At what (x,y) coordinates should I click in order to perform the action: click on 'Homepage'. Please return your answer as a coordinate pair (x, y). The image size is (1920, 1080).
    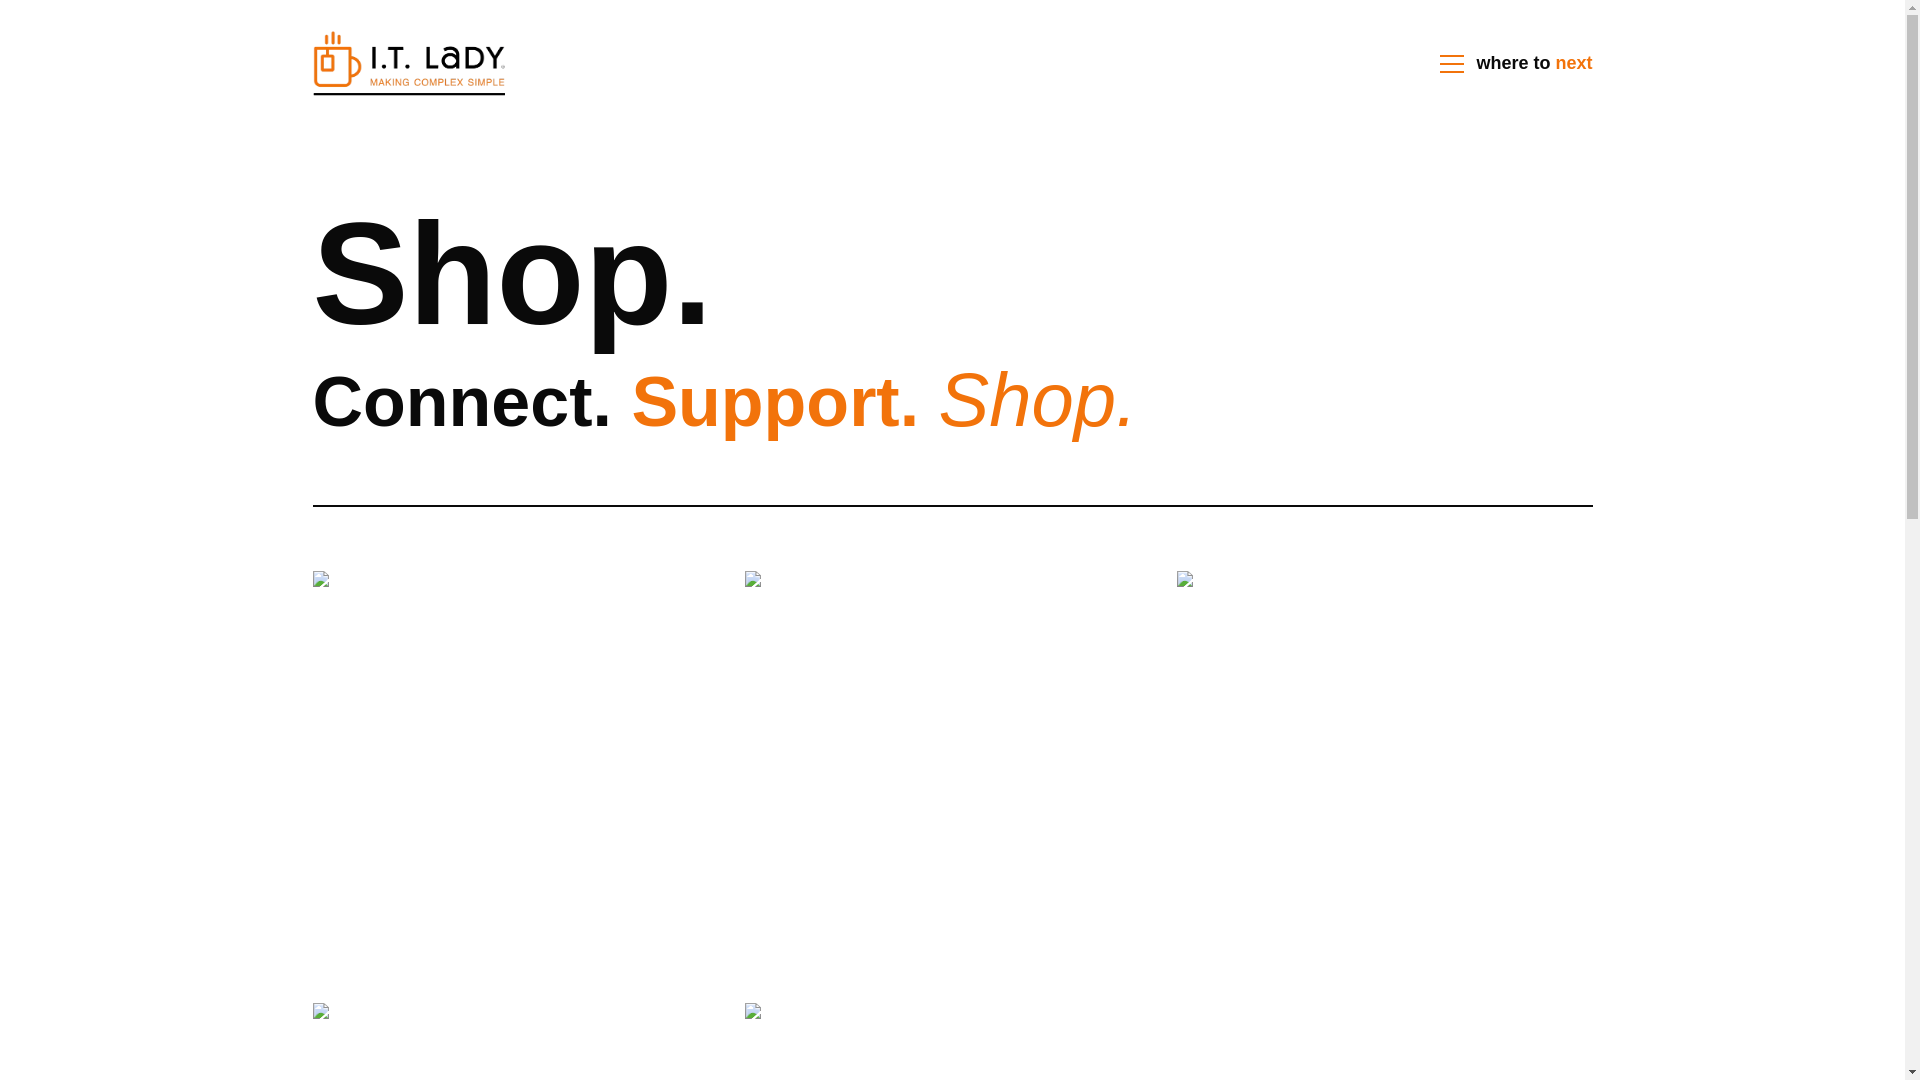
    Looking at the image, I should click on (407, 62).